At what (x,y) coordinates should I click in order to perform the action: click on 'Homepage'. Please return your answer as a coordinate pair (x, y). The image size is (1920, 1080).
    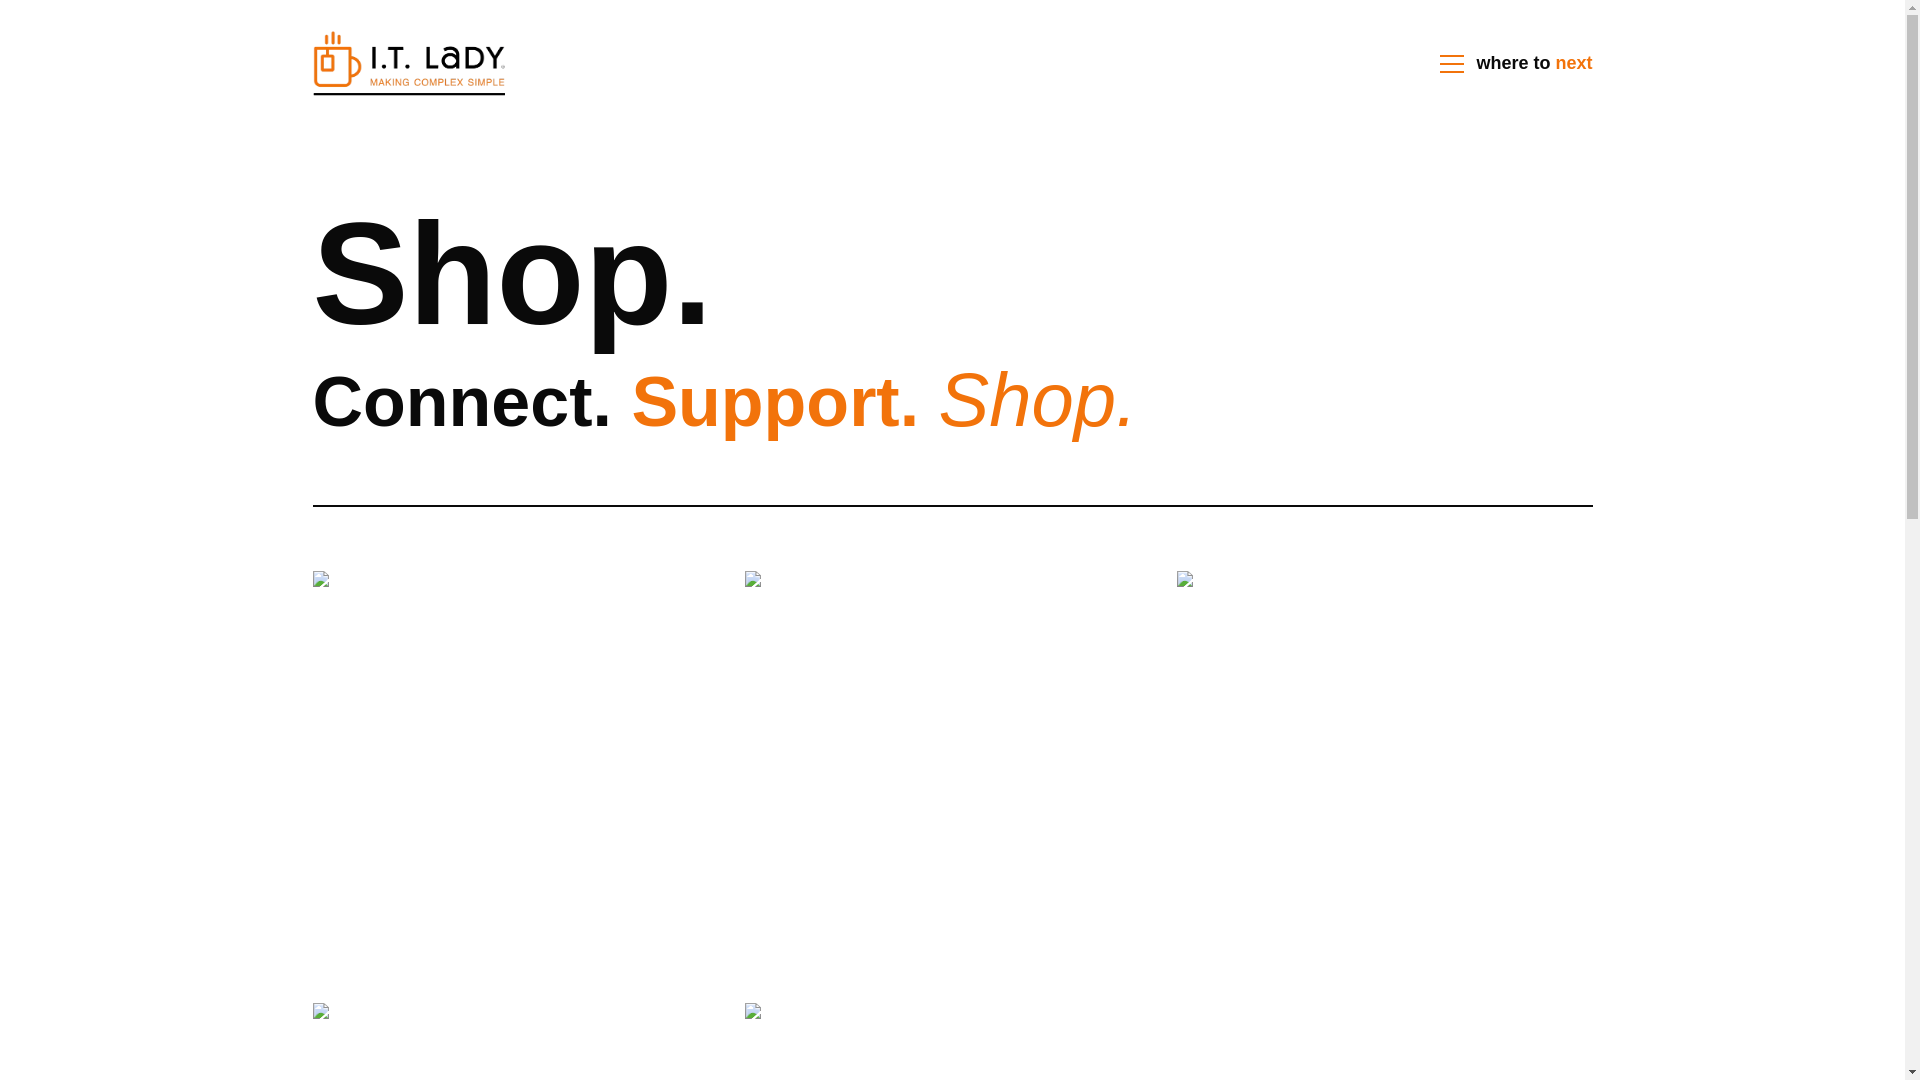
    Looking at the image, I should click on (407, 62).